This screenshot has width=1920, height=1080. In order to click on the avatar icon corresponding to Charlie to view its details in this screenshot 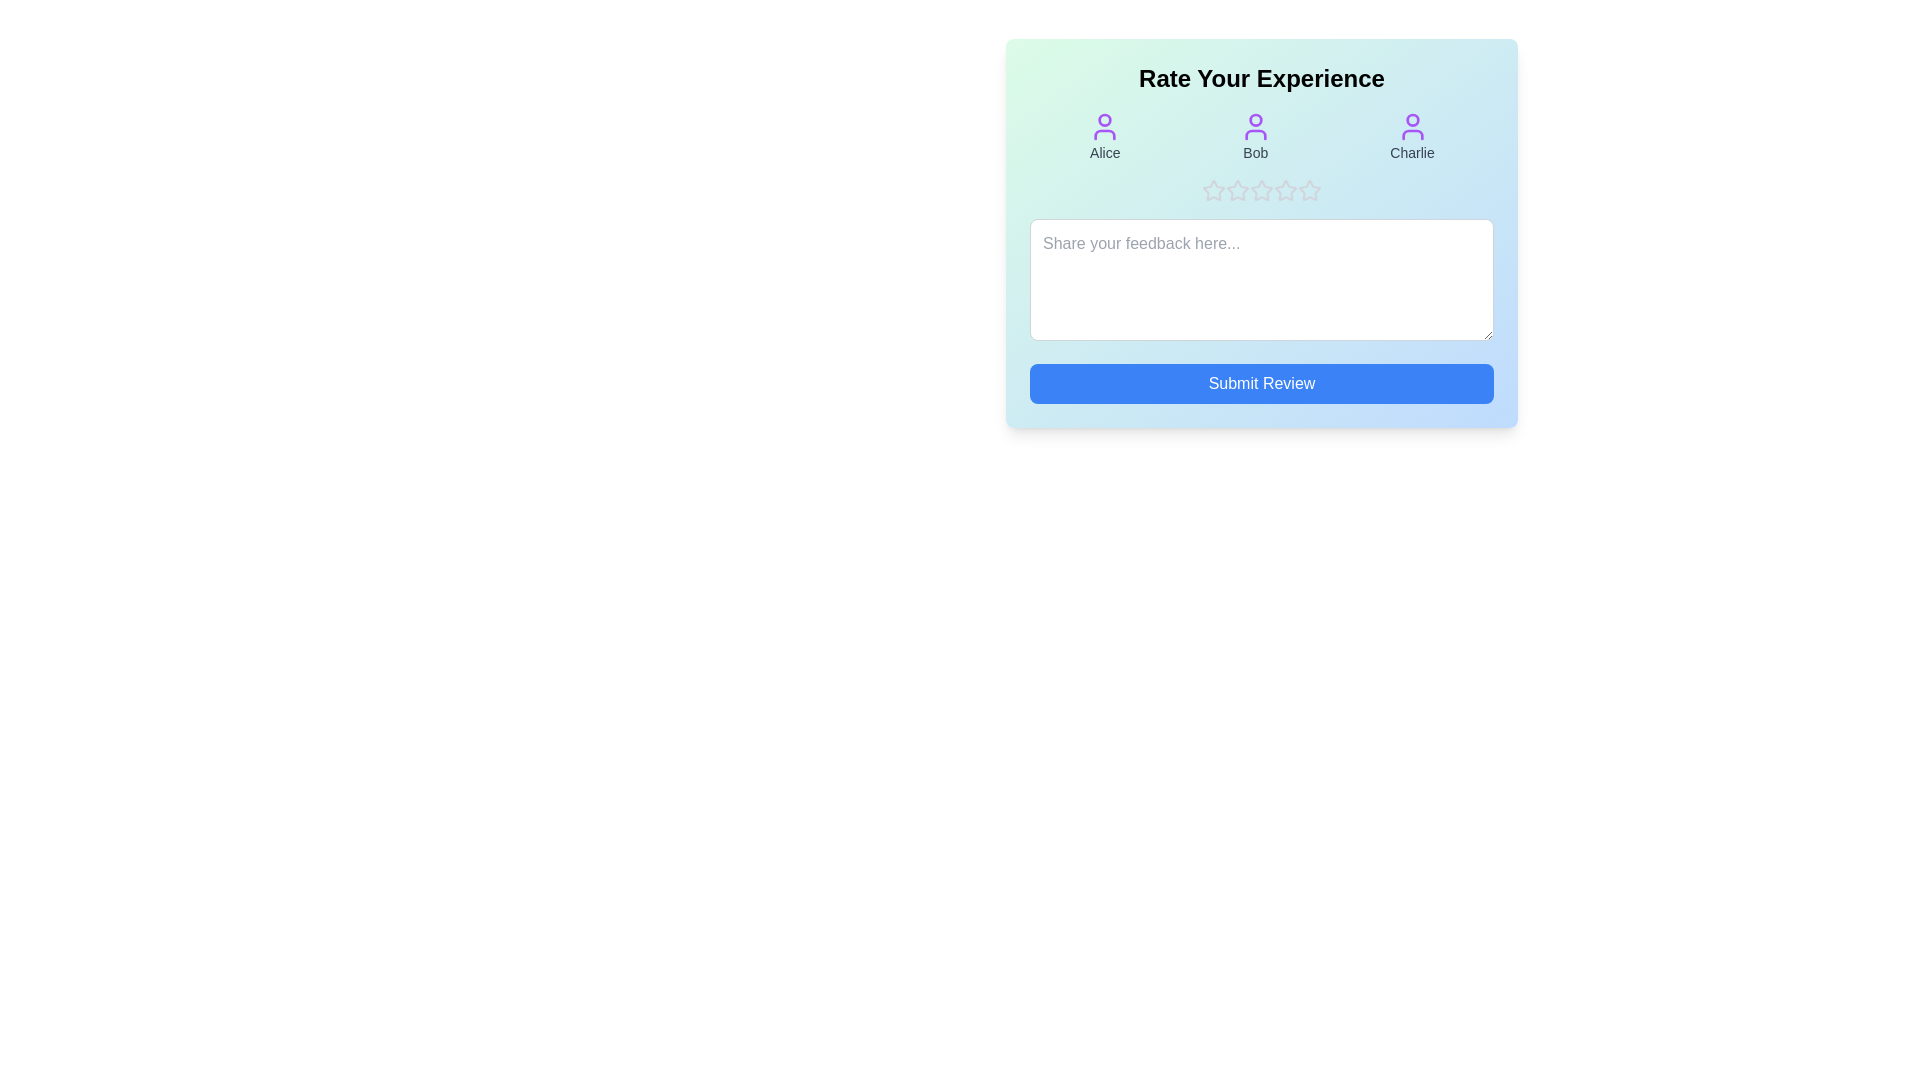, I will do `click(1410, 136)`.